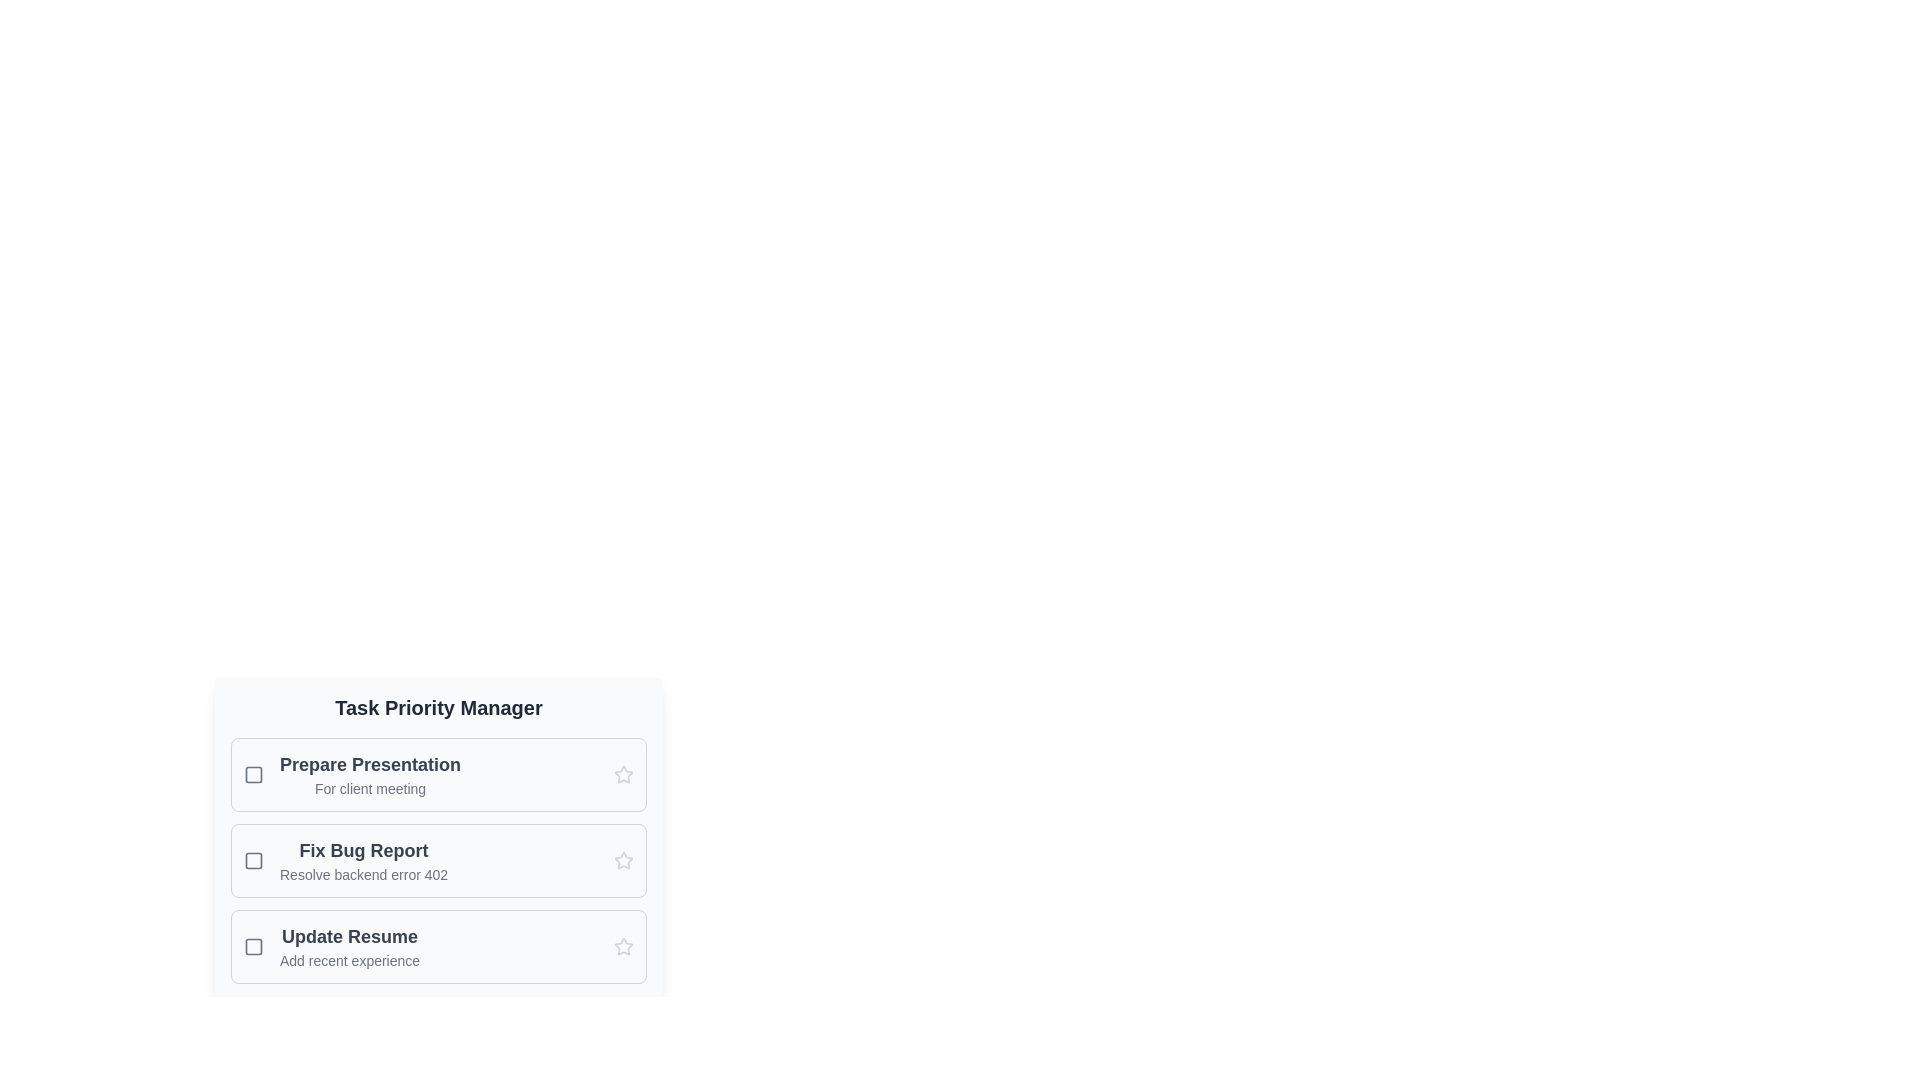 This screenshot has width=1920, height=1080. I want to click on the informational Text label for the 'Update Resume' task, located beneath the title in the third row of a vertical list, so click(350, 959).